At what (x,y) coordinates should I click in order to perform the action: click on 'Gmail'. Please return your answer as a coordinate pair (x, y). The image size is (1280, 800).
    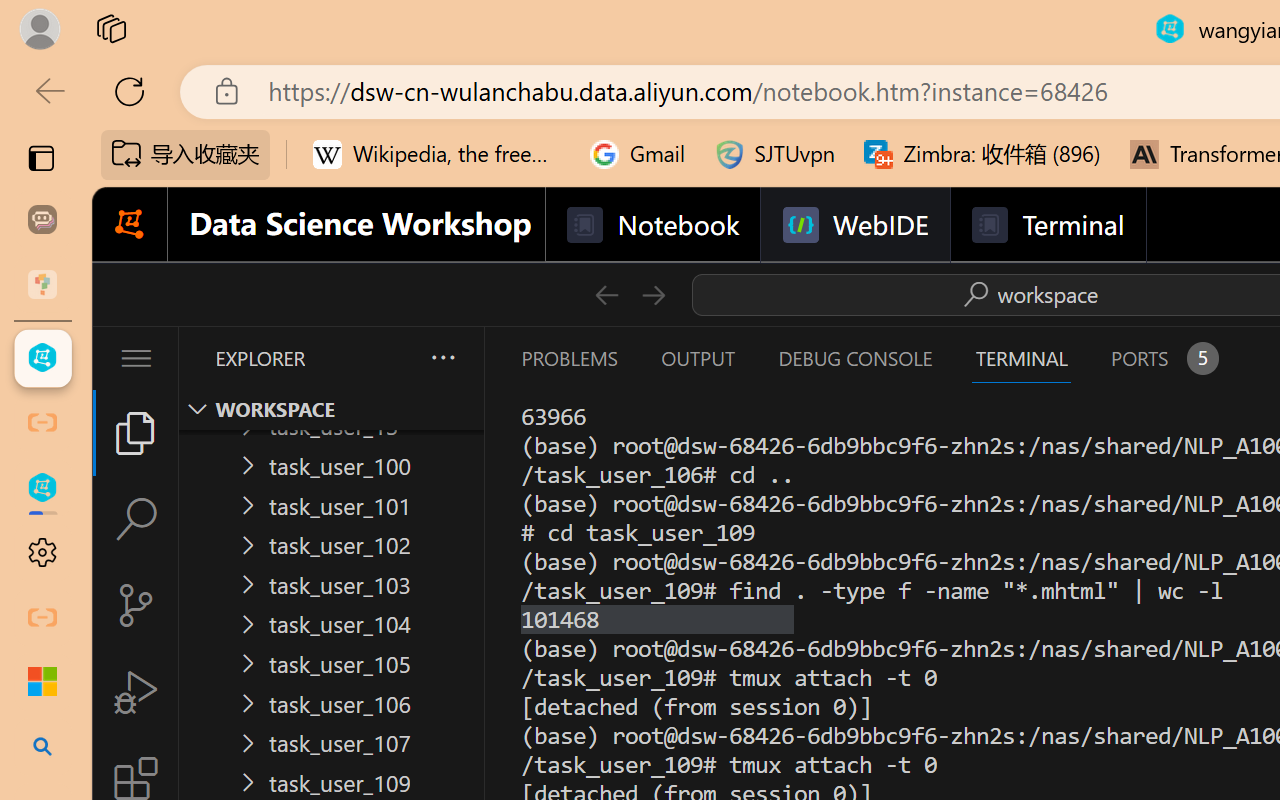
    Looking at the image, I should click on (637, 154).